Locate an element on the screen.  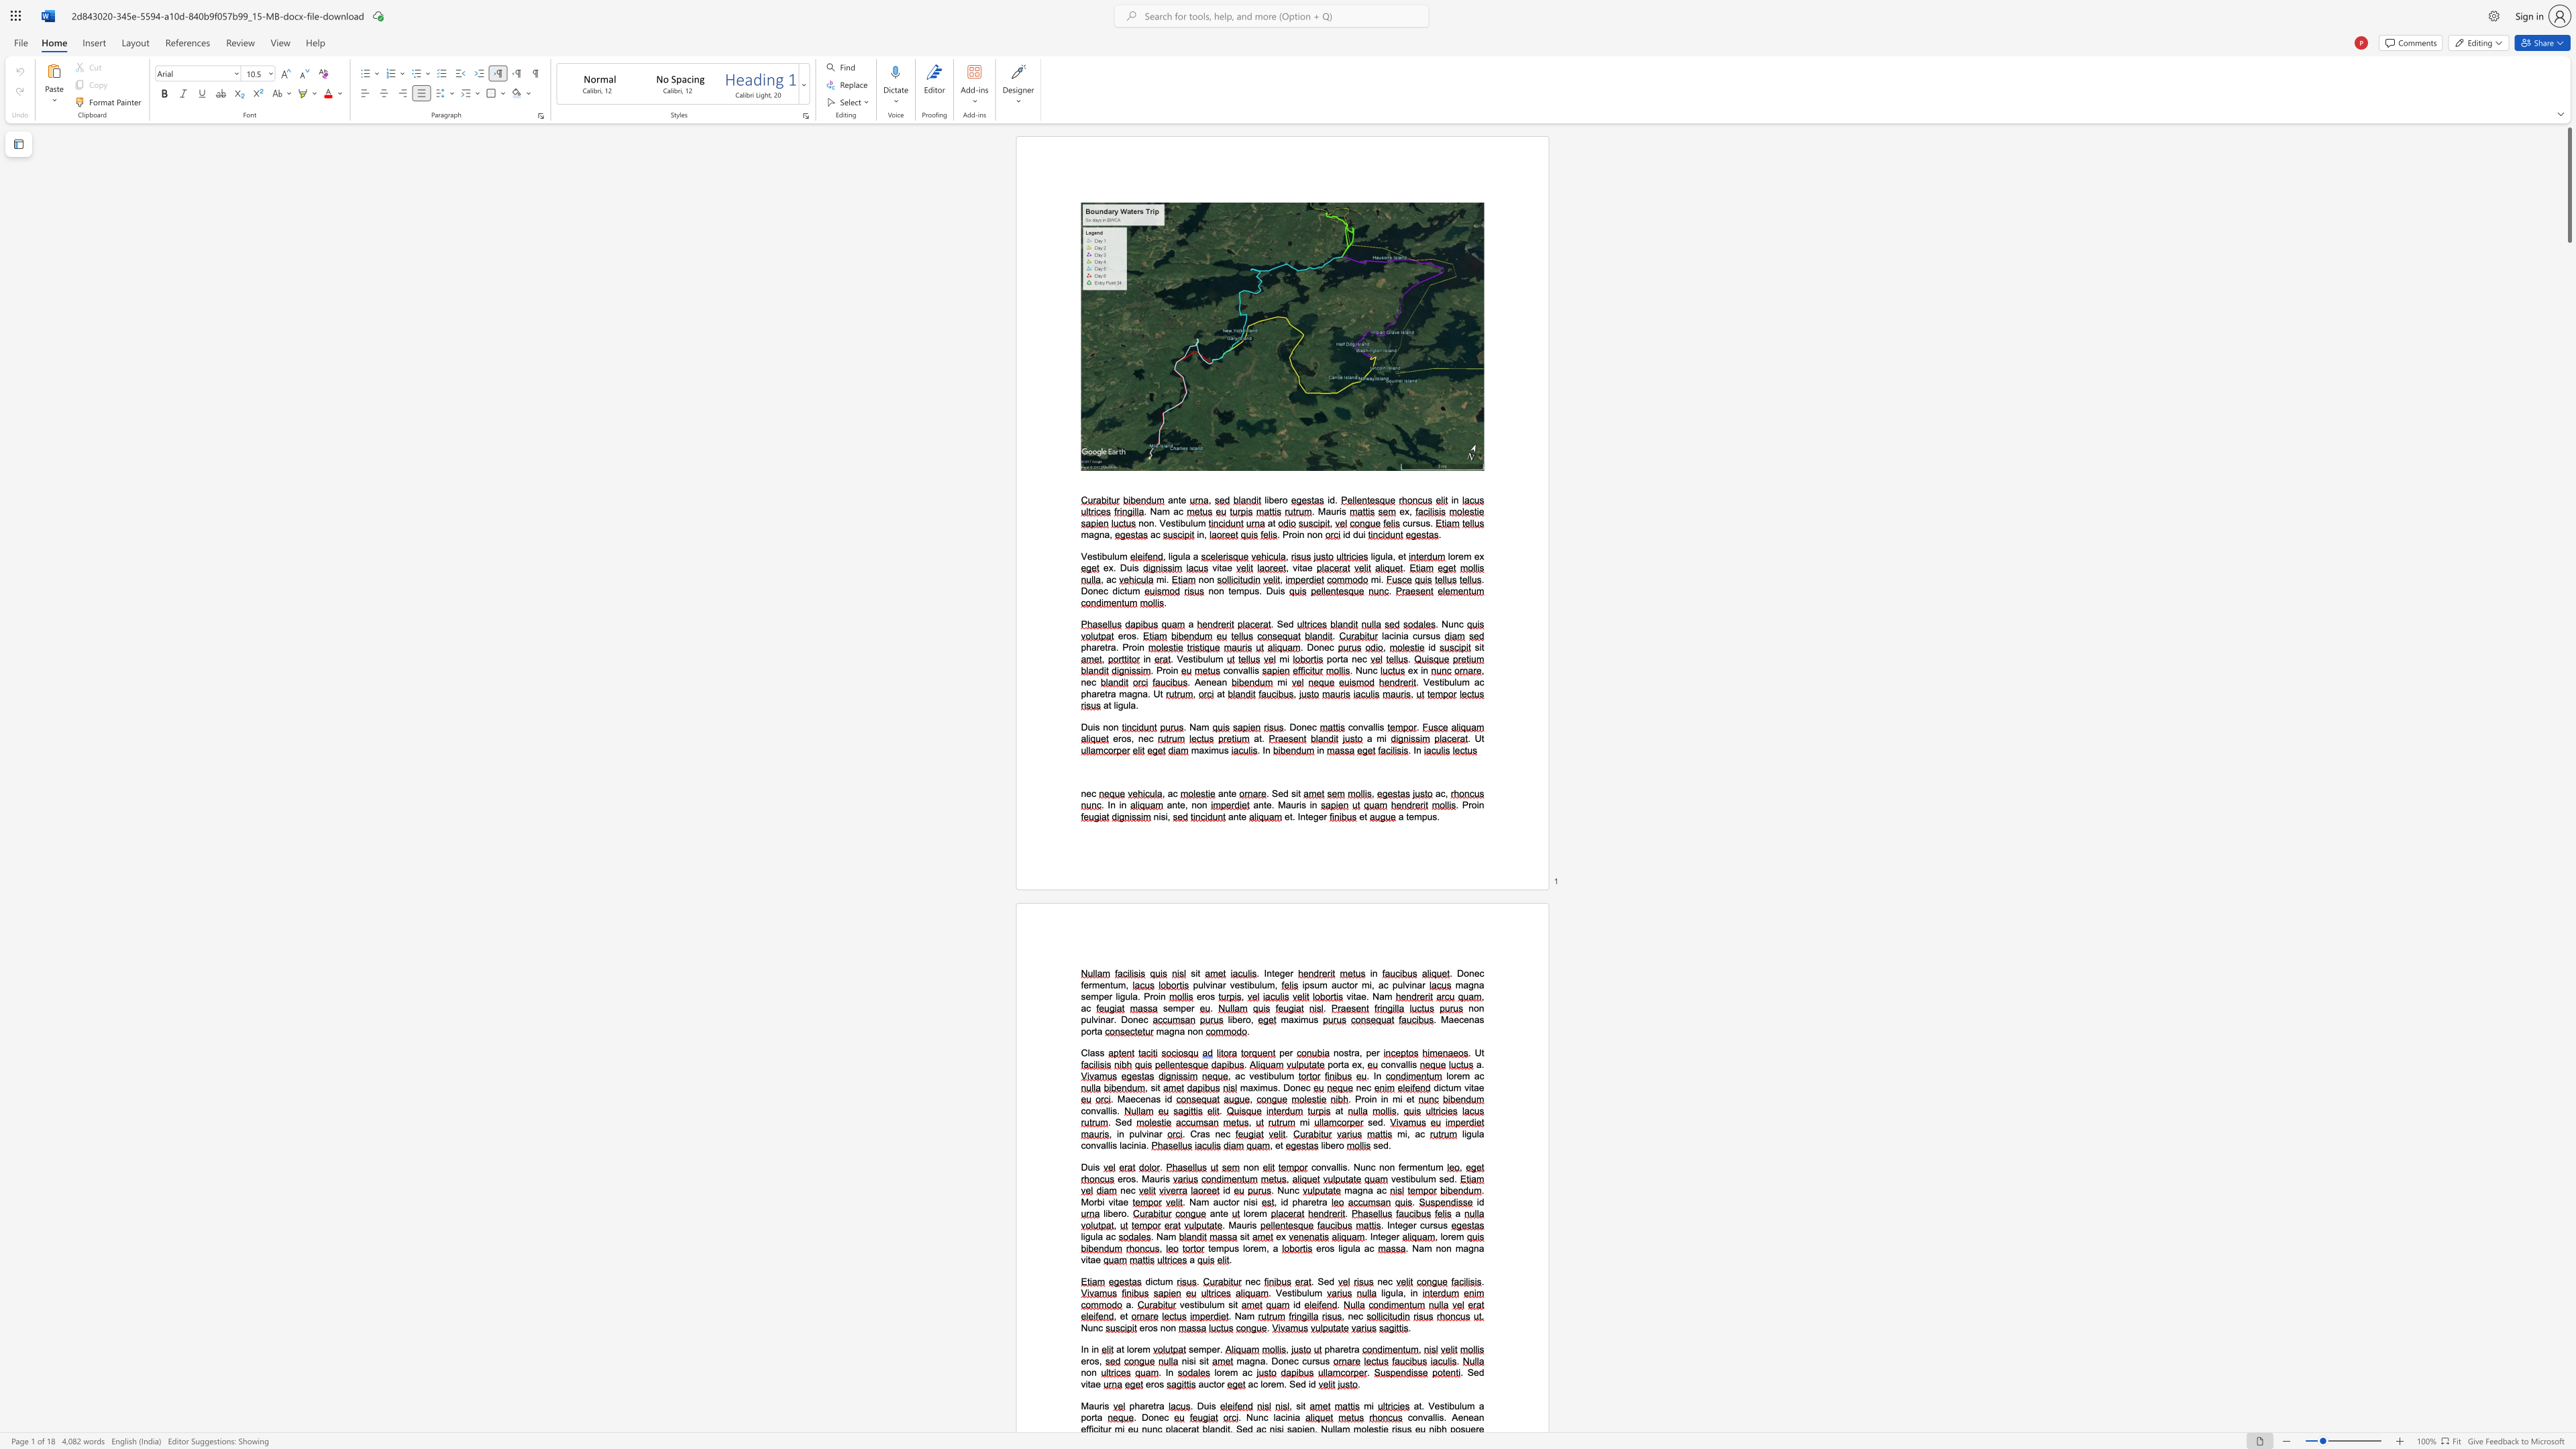
the 2th character "n" in the text is located at coordinates (1465, 1416).